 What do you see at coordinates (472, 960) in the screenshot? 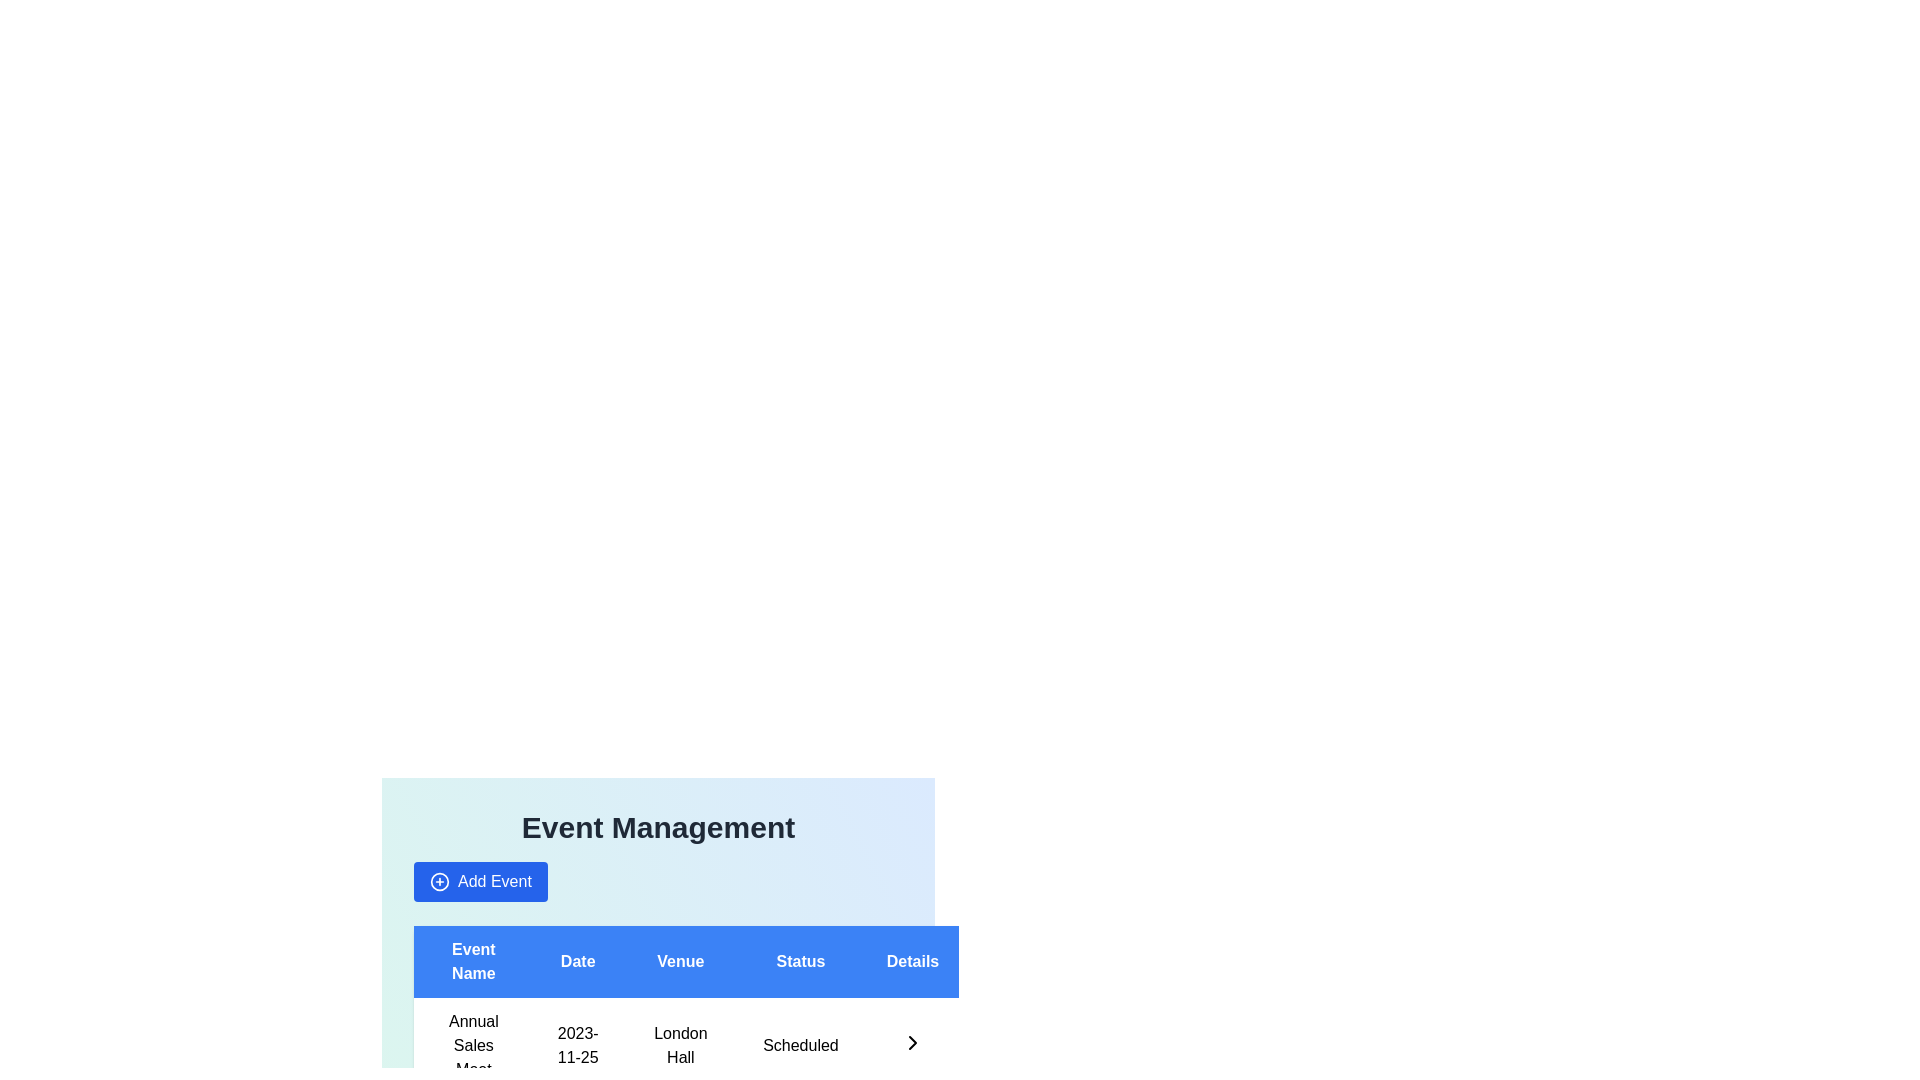
I see `the Text Label that serves as a header for event names, positioned in the top-left of its horizontal group, which includes 'Date', 'Venue', 'Status', and 'Details'` at bounding box center [472, 960].